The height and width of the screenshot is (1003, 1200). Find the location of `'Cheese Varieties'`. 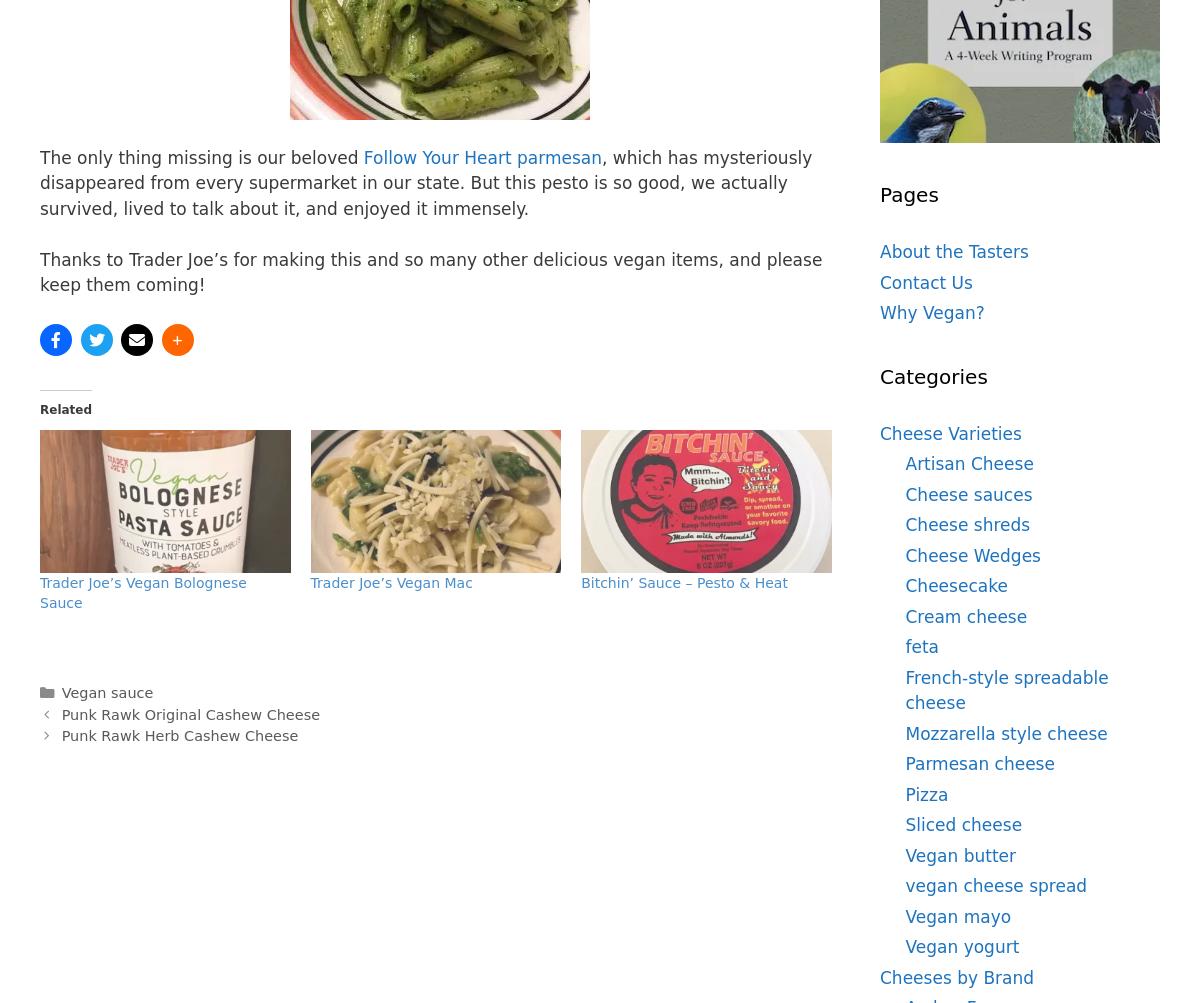

'Cheese Varieties' is located at coordinates (950, 432).